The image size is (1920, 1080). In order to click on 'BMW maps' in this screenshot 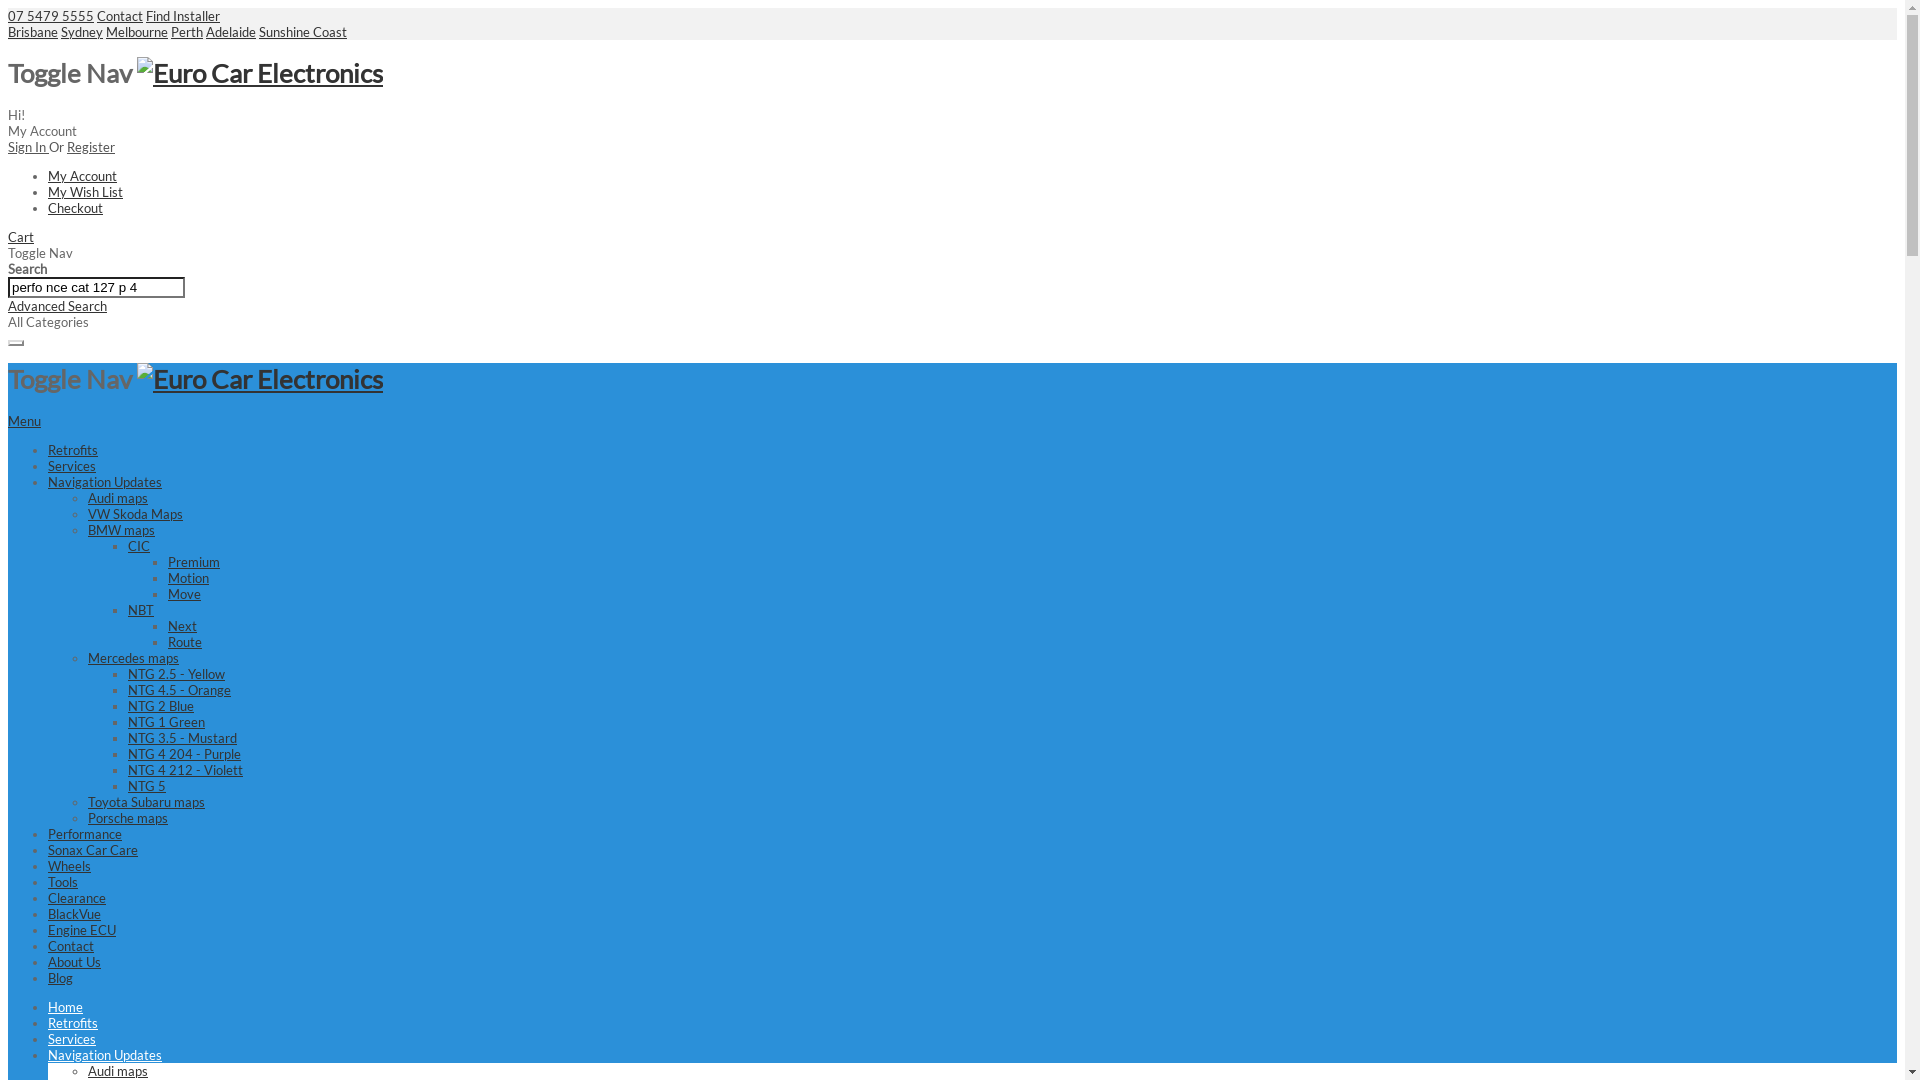, I will do `click(120, 528)`.